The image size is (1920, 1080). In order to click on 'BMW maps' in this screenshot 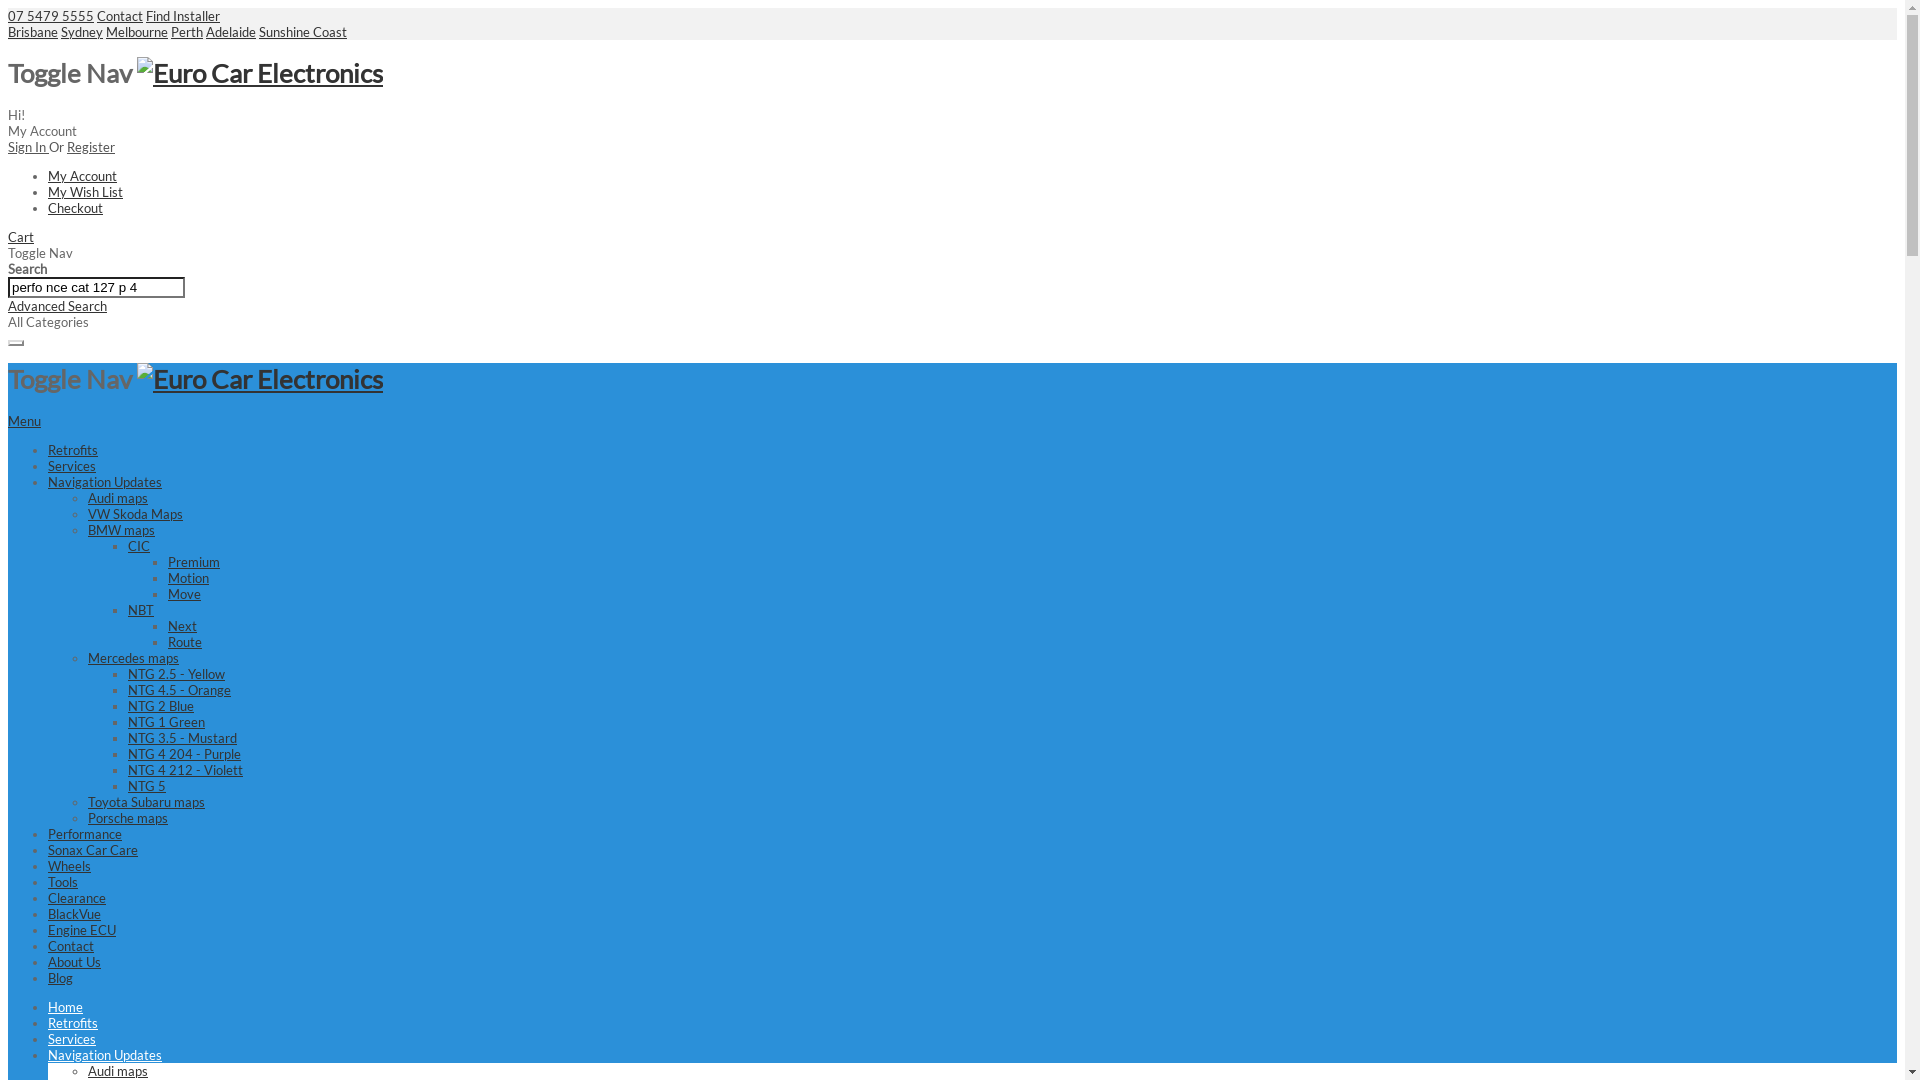, I will do `click(120, 528)`.